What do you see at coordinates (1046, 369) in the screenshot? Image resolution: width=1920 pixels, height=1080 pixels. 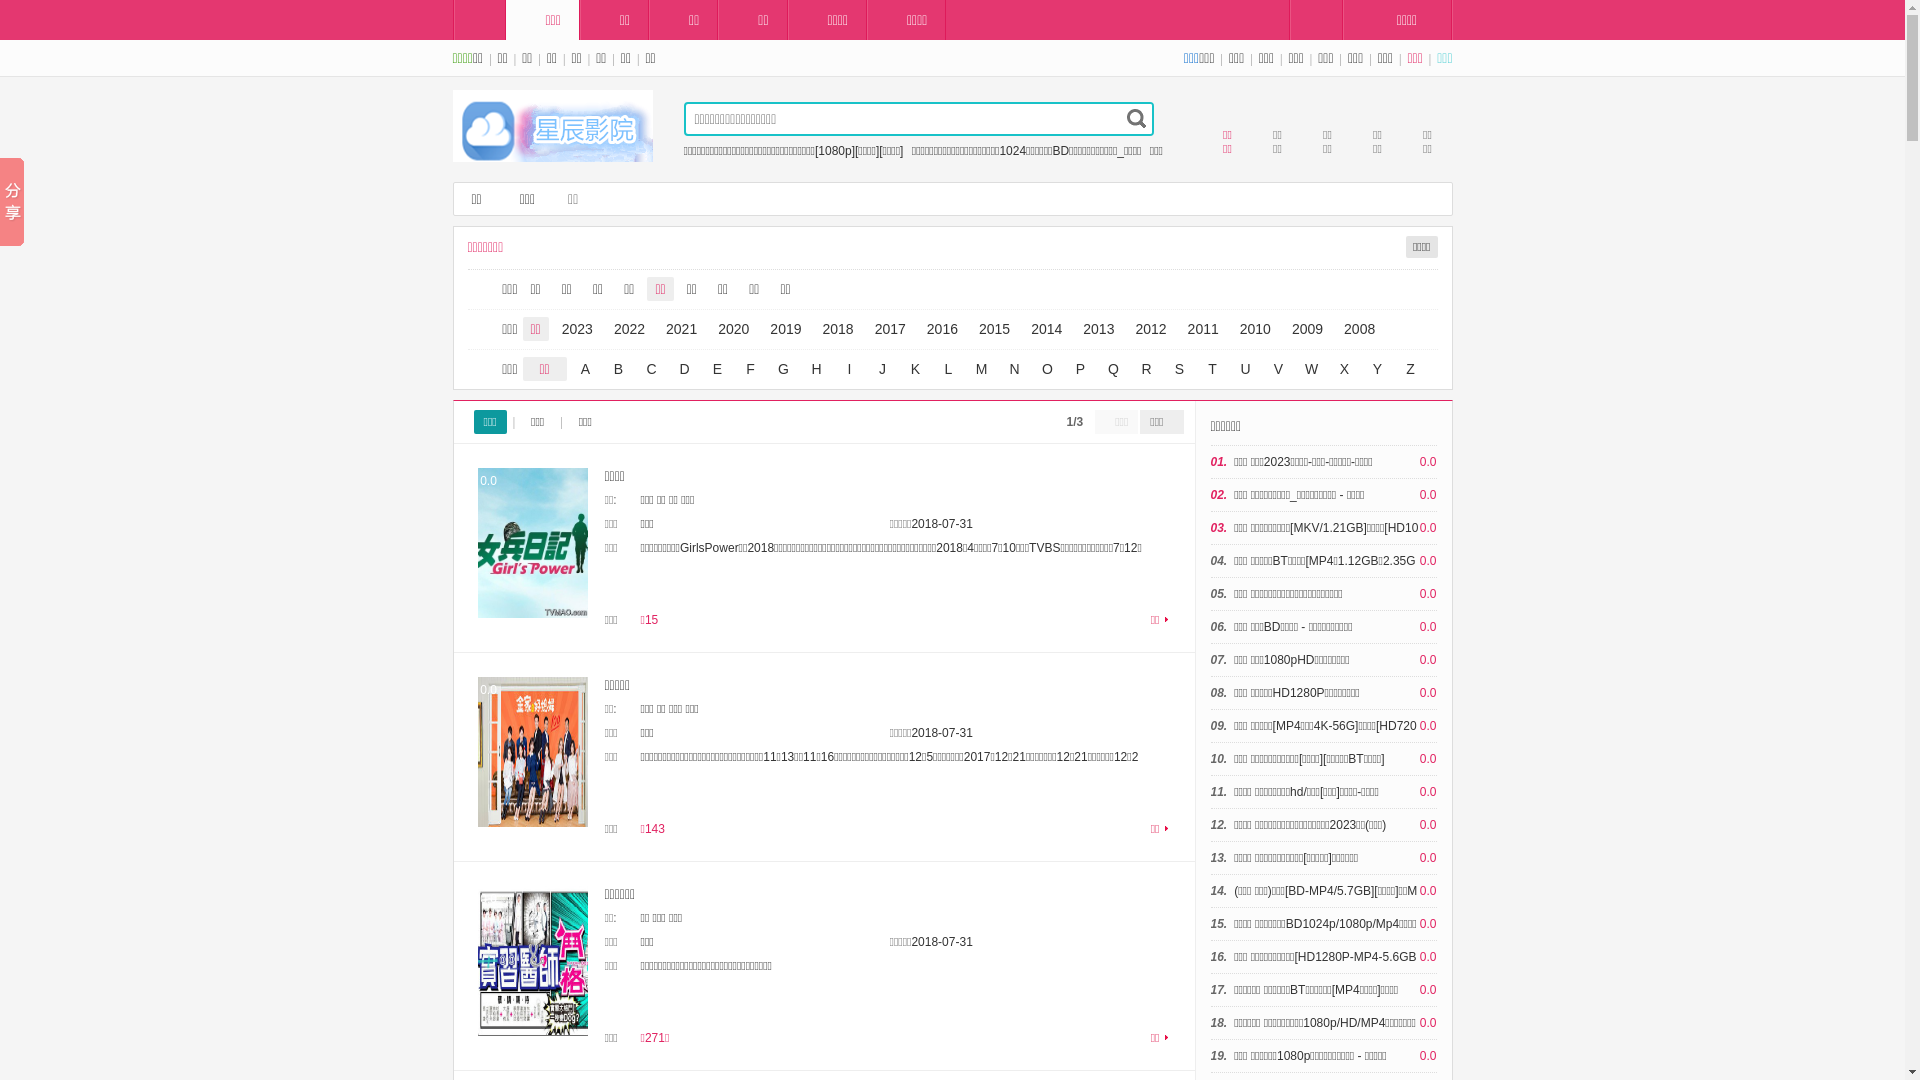 I see `'O'` at bounding box center [1046, 369].